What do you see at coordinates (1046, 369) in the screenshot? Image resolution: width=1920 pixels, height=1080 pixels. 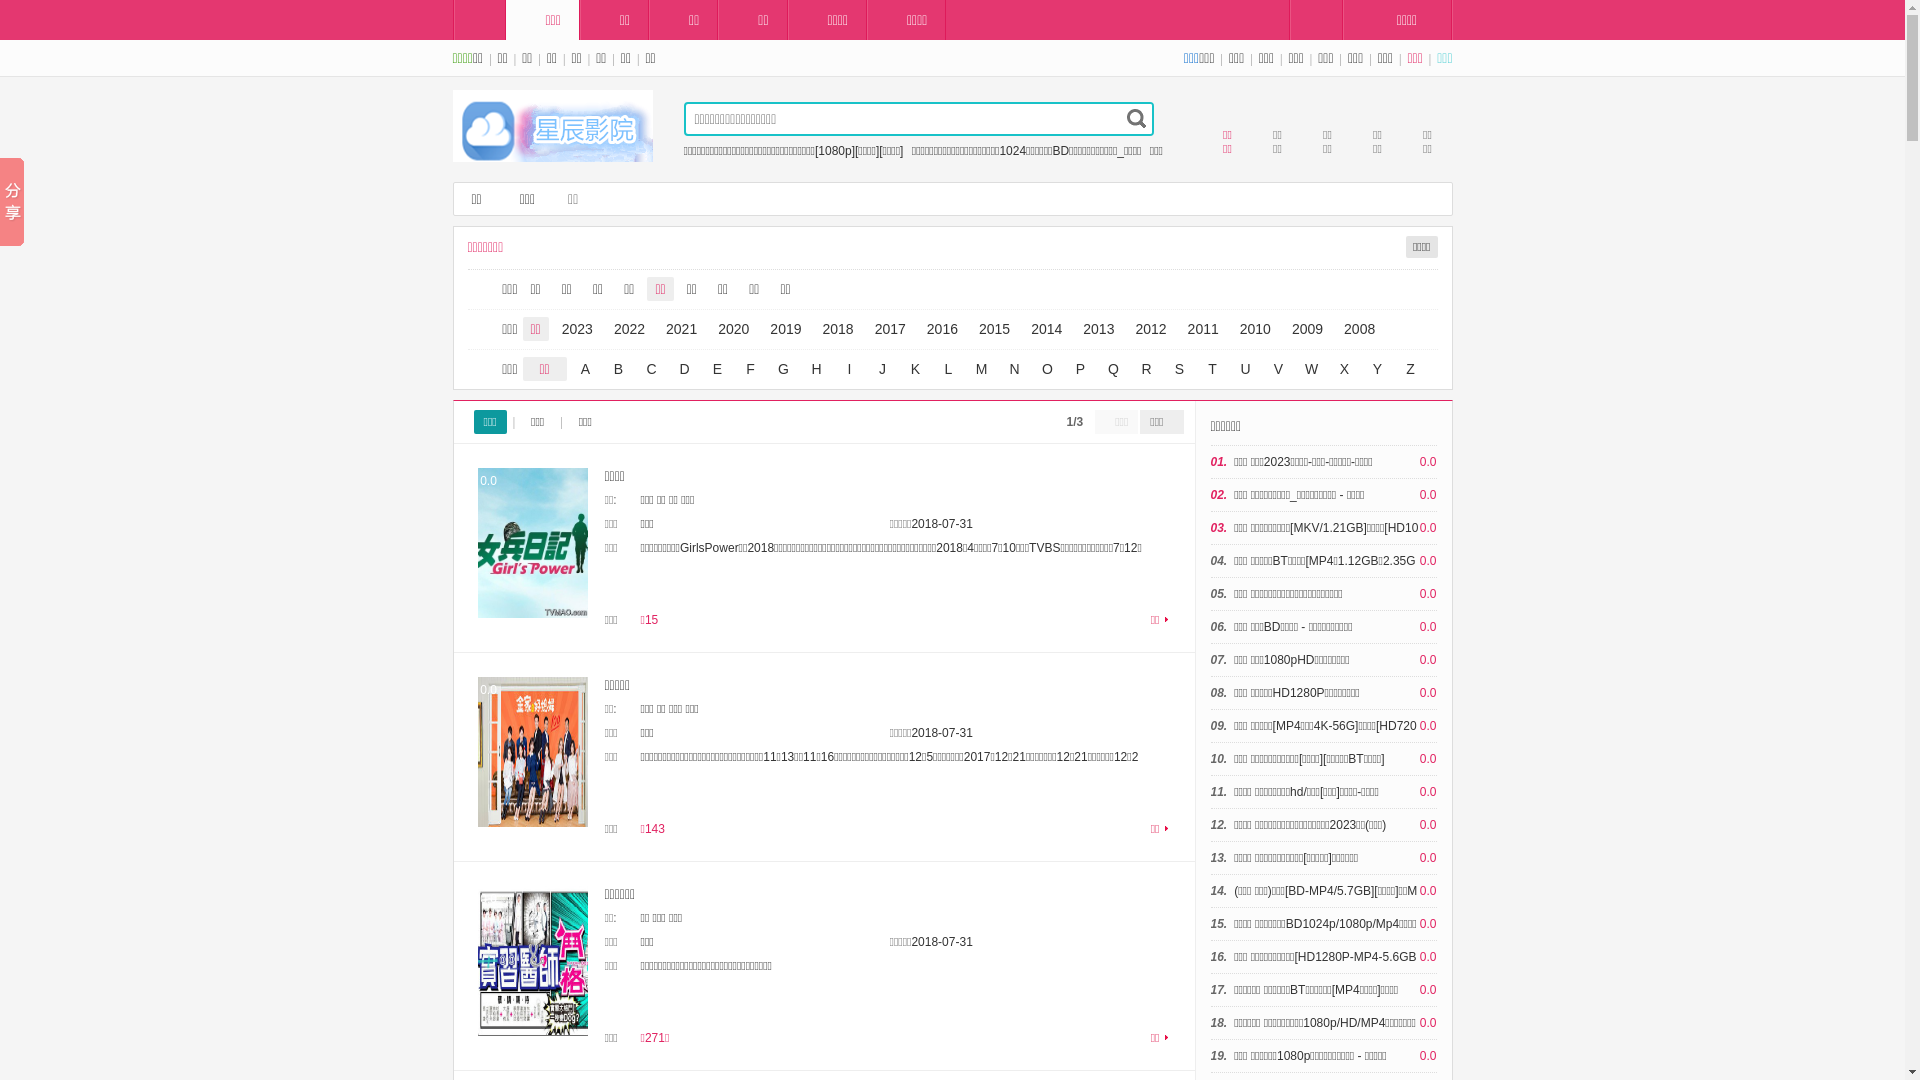 I see `'O'` at bounding box center [1046, 369].